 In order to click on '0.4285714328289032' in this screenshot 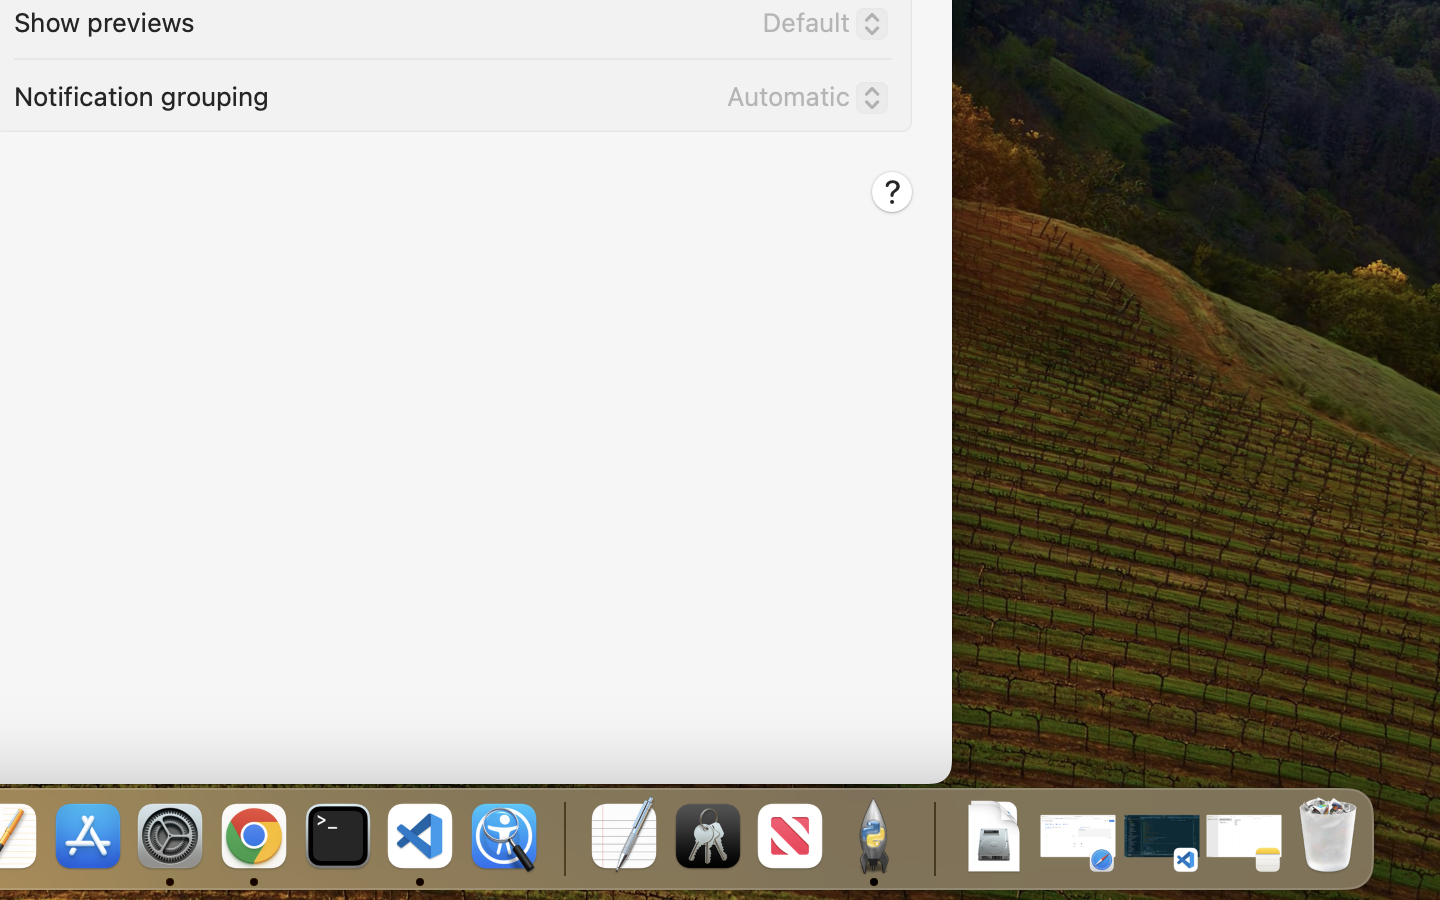, I will do `click(562, 837)`.